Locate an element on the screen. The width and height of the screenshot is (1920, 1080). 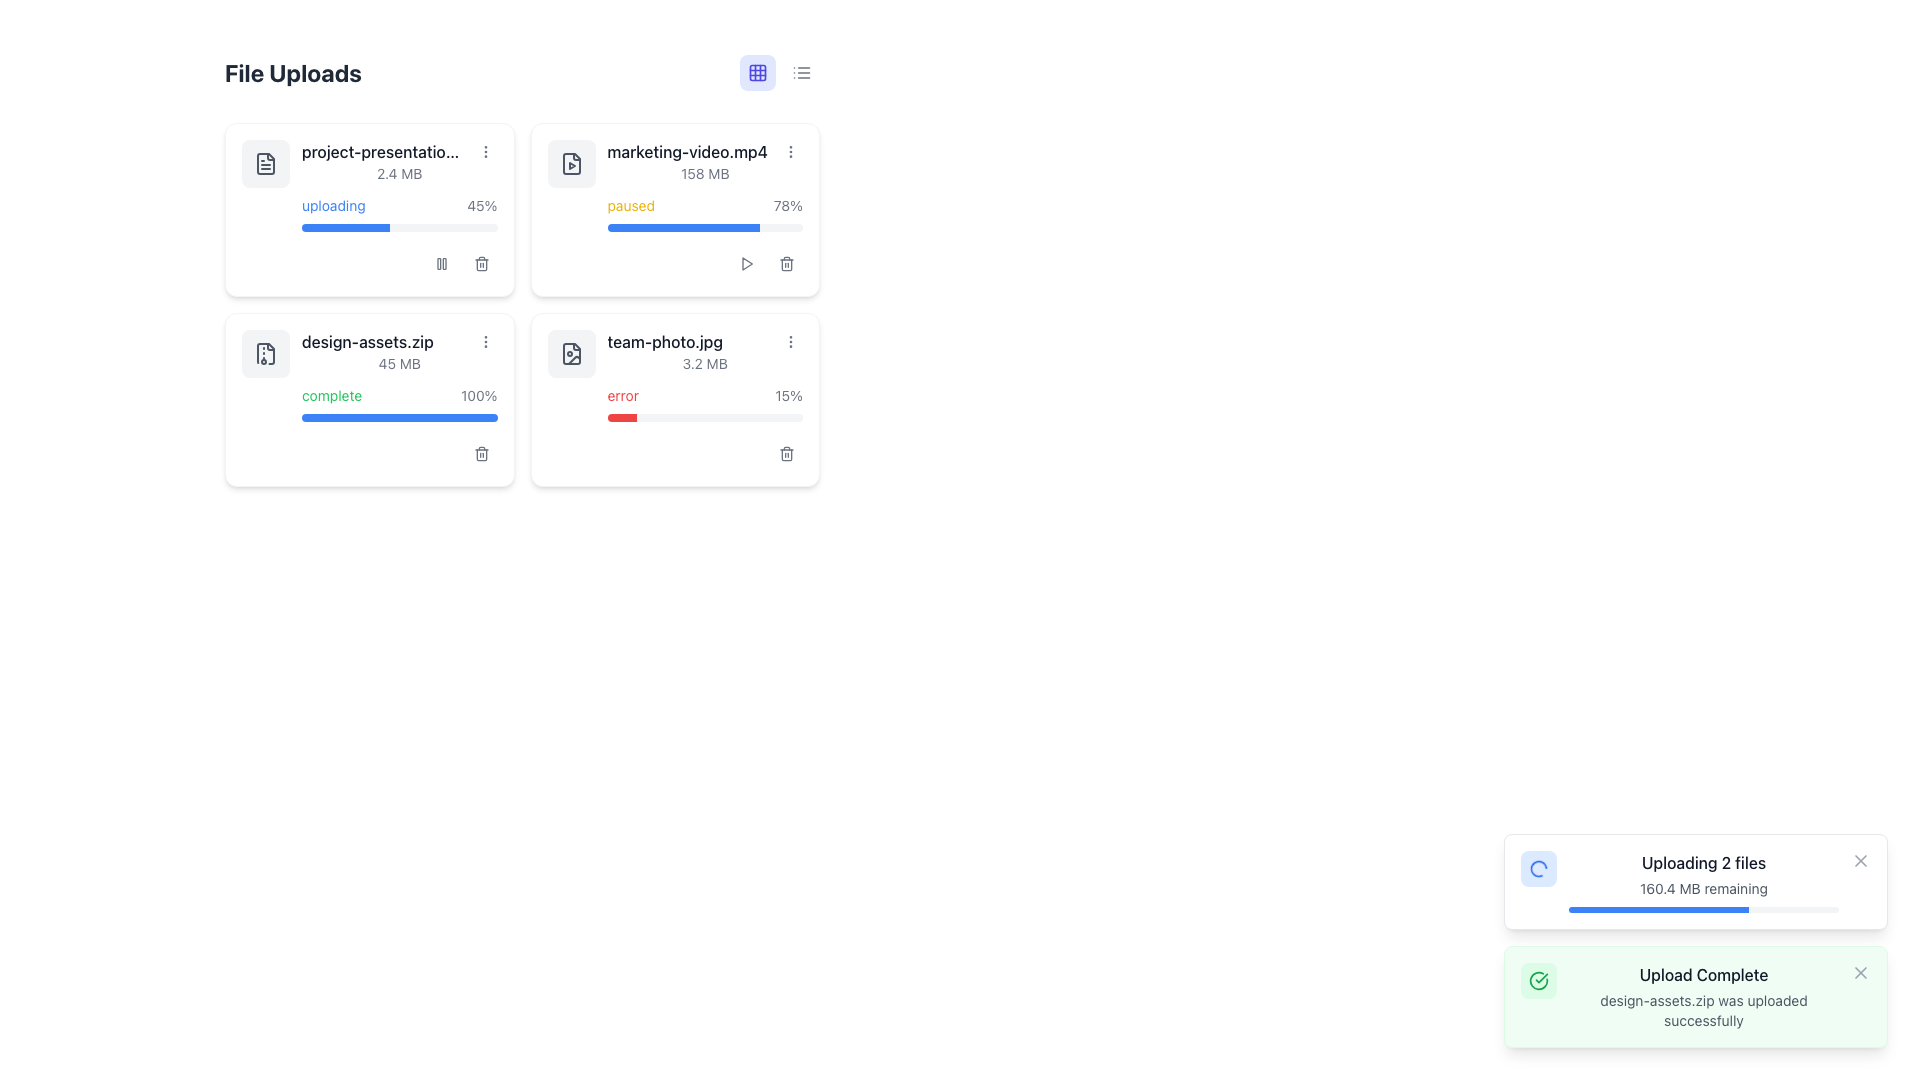
the trash can icon button located at the bottom right corner of the 'team-photo.jpg' card is located at coordinates (786, 262).